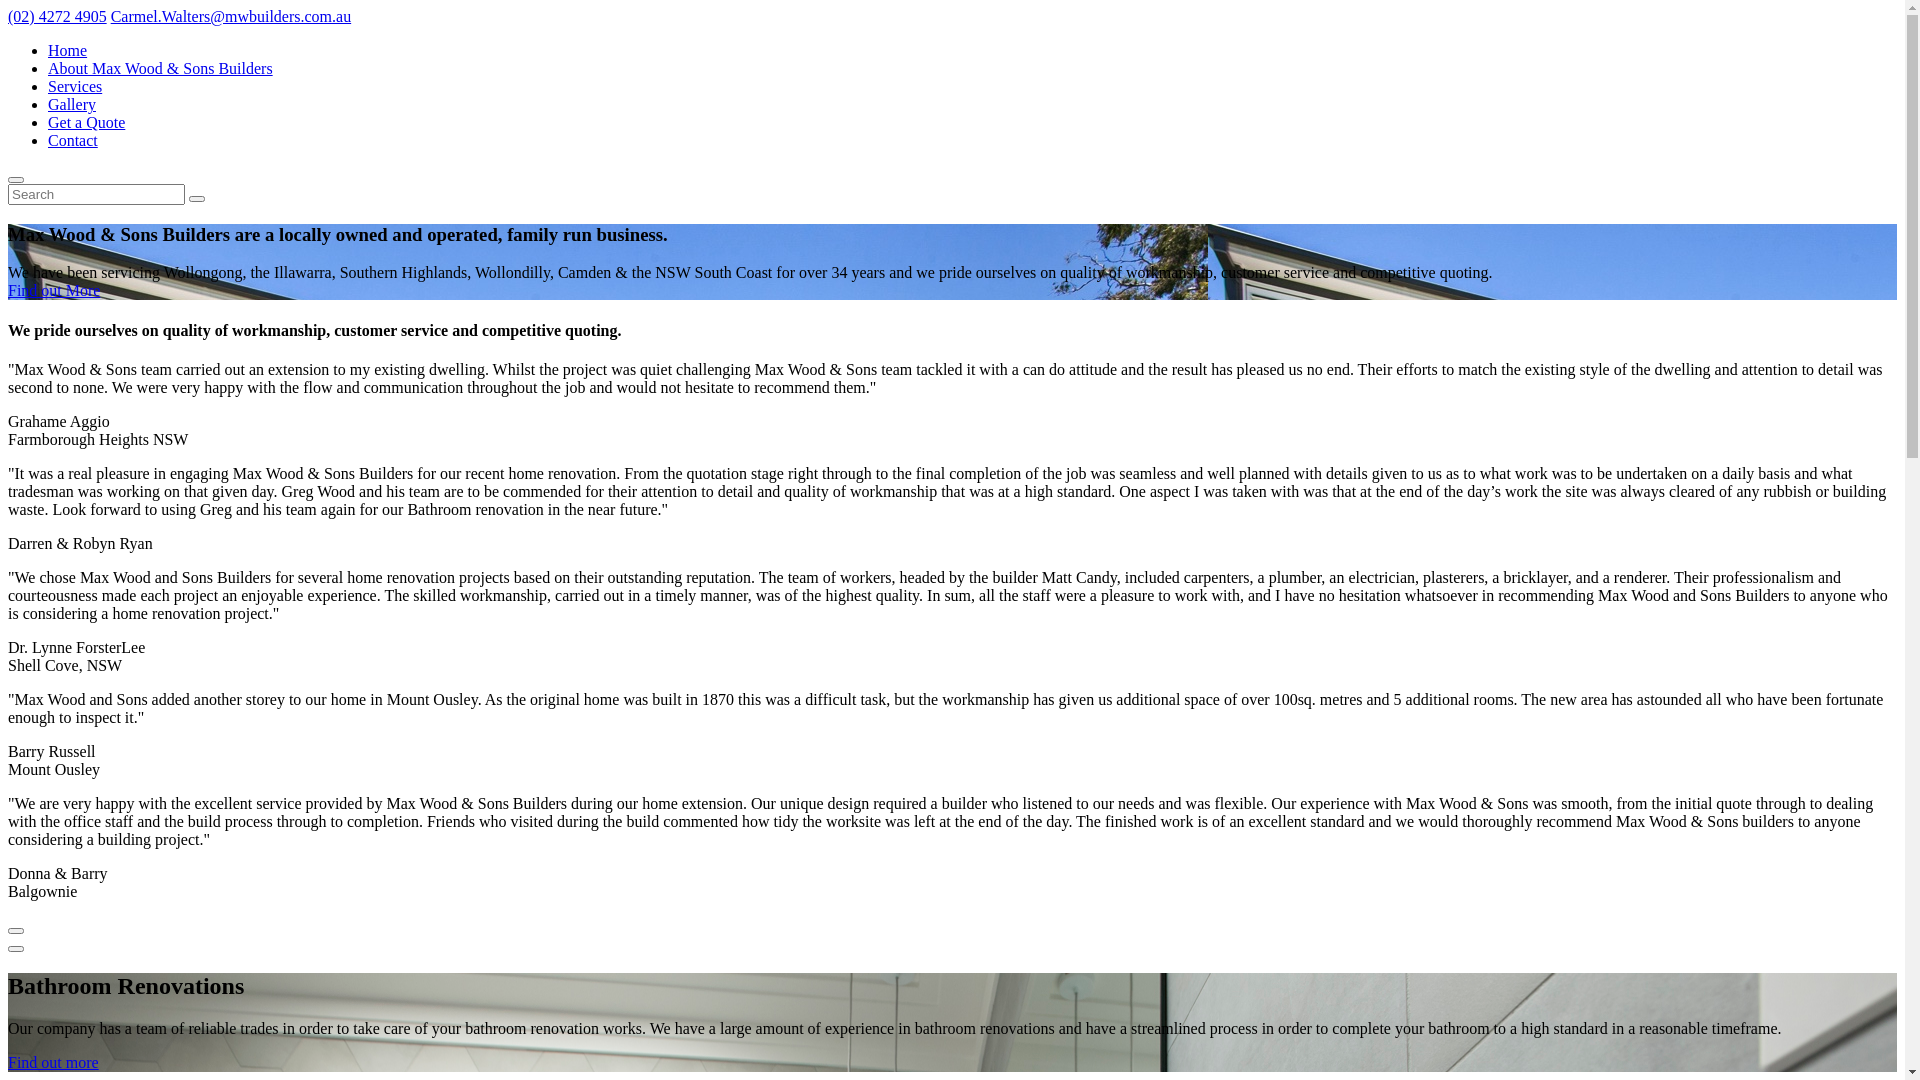  What do you see at coordinates (48, 67) in the screenshot?
I see `'About Max Wood & Sons Builders'` at bounding box center [48, 67].